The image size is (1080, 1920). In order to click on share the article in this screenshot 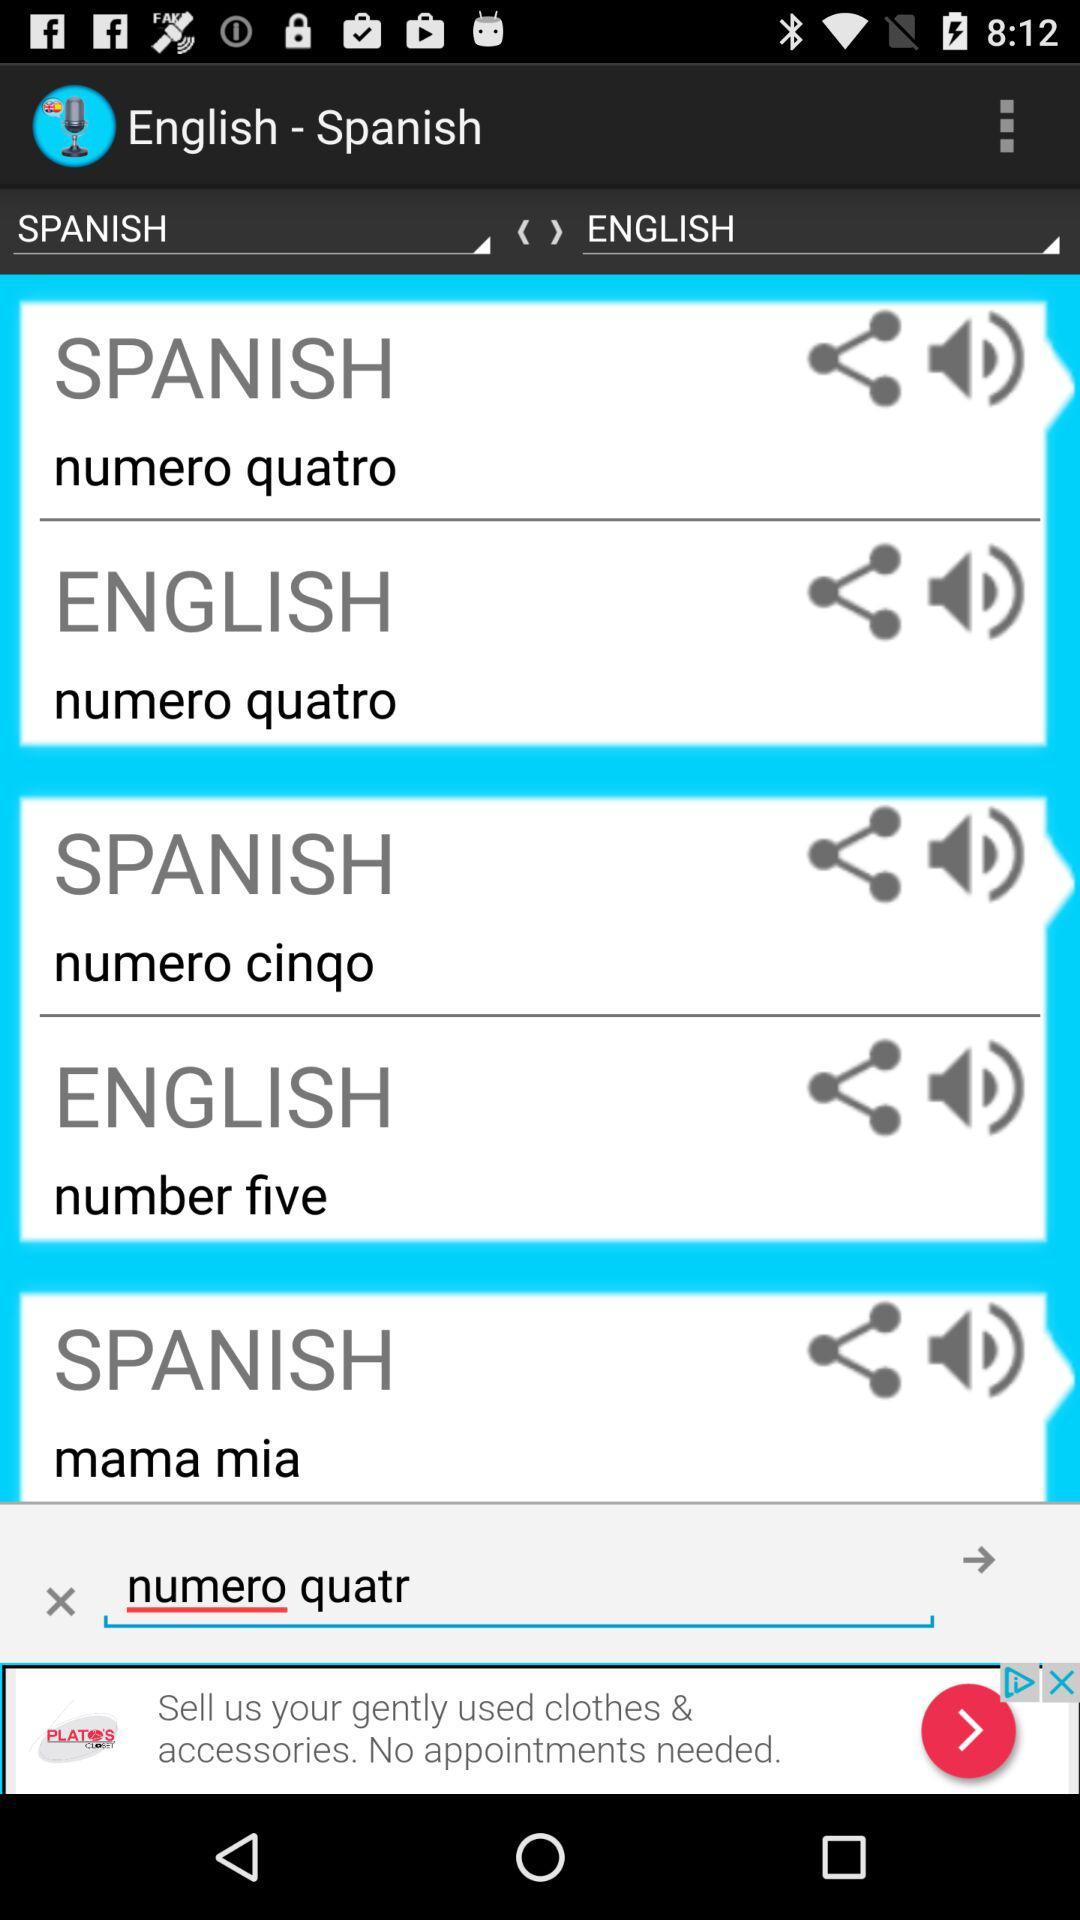, I will do `click(853, 1350)`.